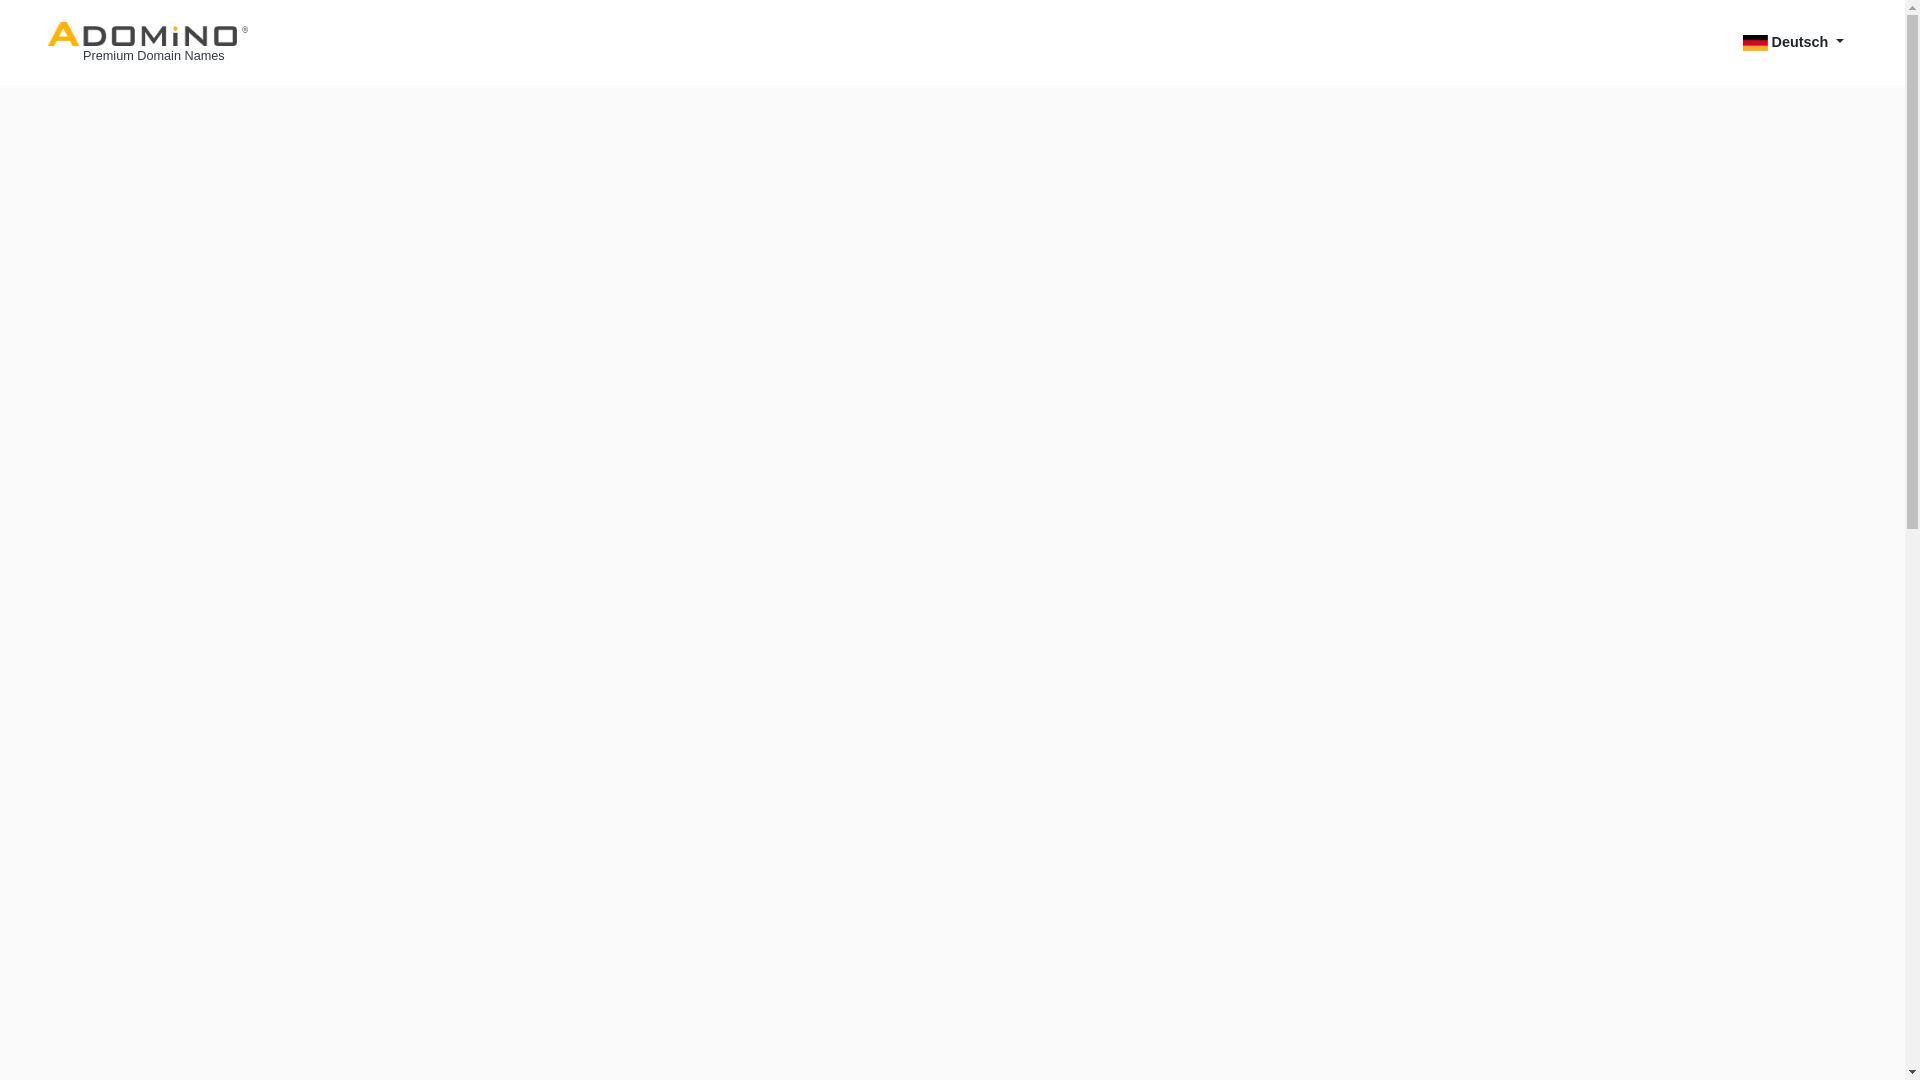 This screenshot has width=1920, height=1080. Describe the element at coordinates (147, 42) in the screenshot. I see `'Premium Domain Names'` at that location.